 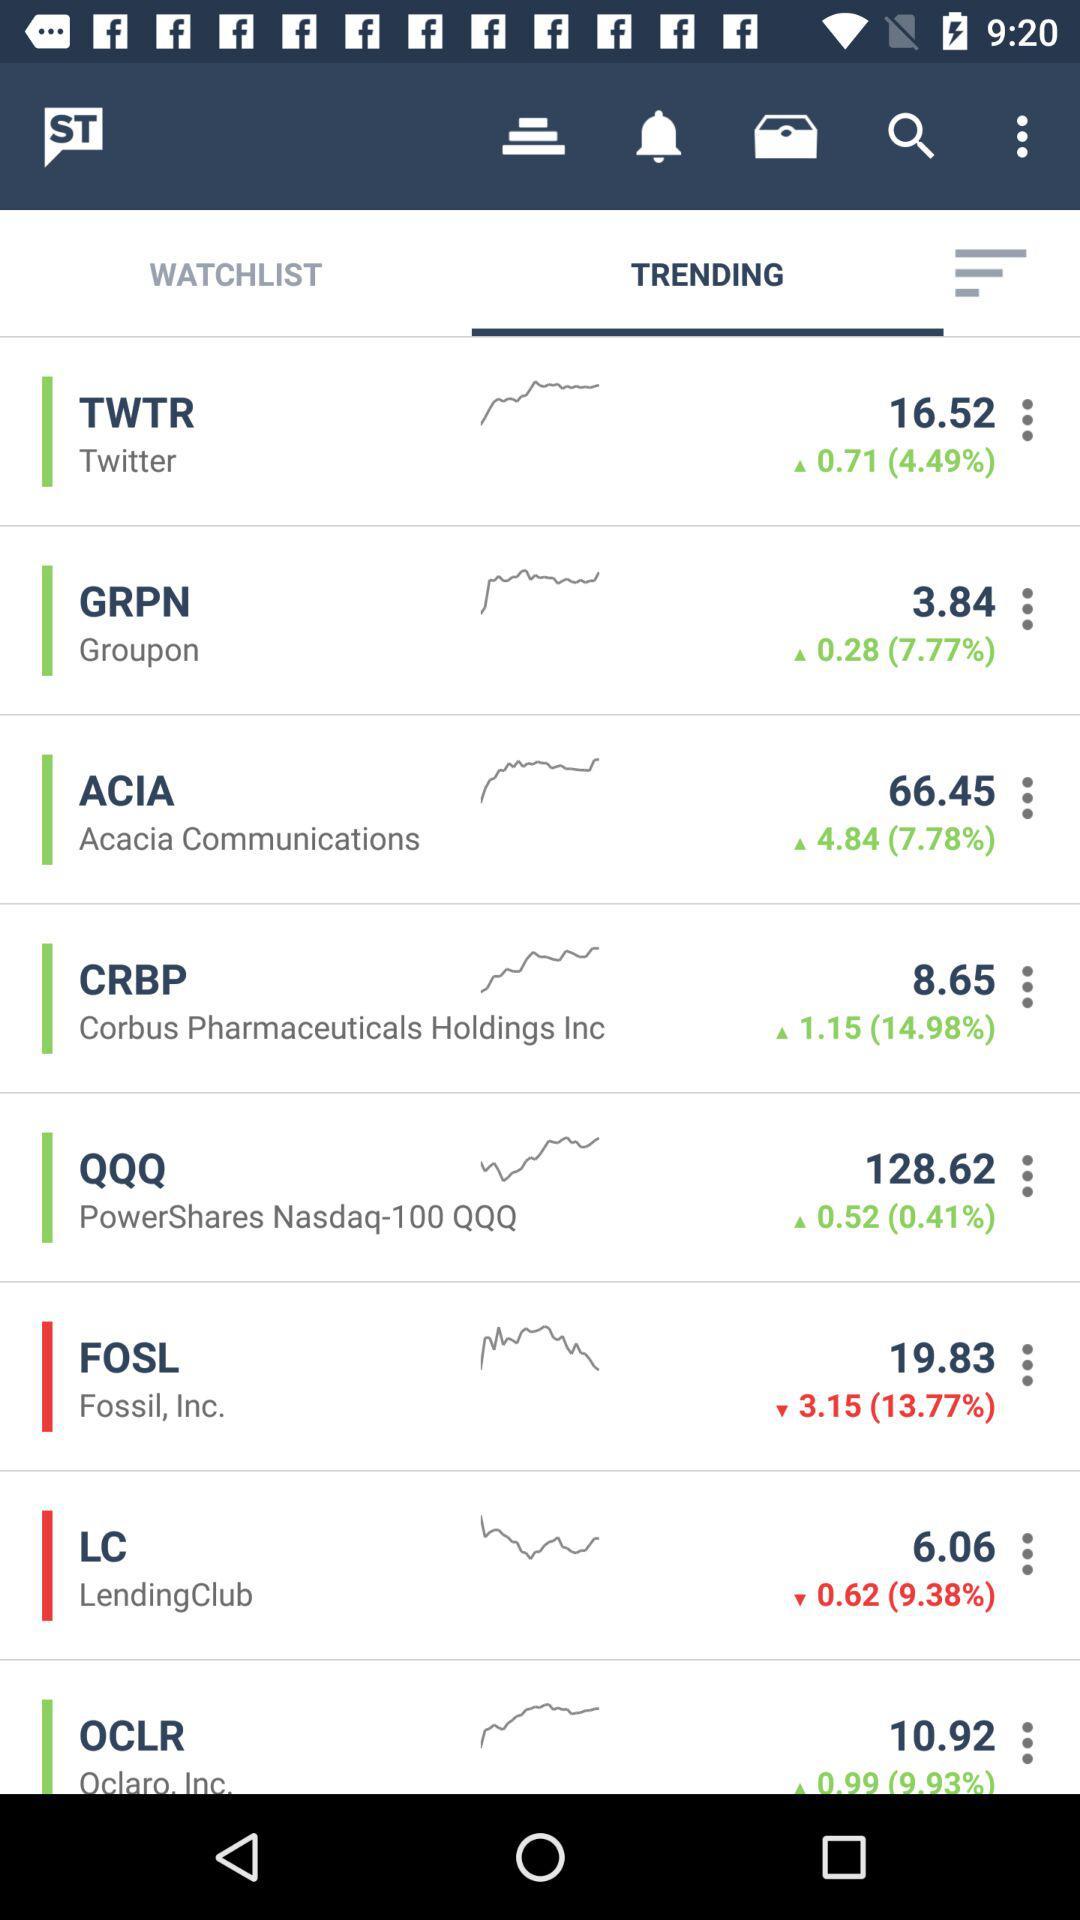 I want to click on the item next to the trending icon, so click(x=990, y=272).